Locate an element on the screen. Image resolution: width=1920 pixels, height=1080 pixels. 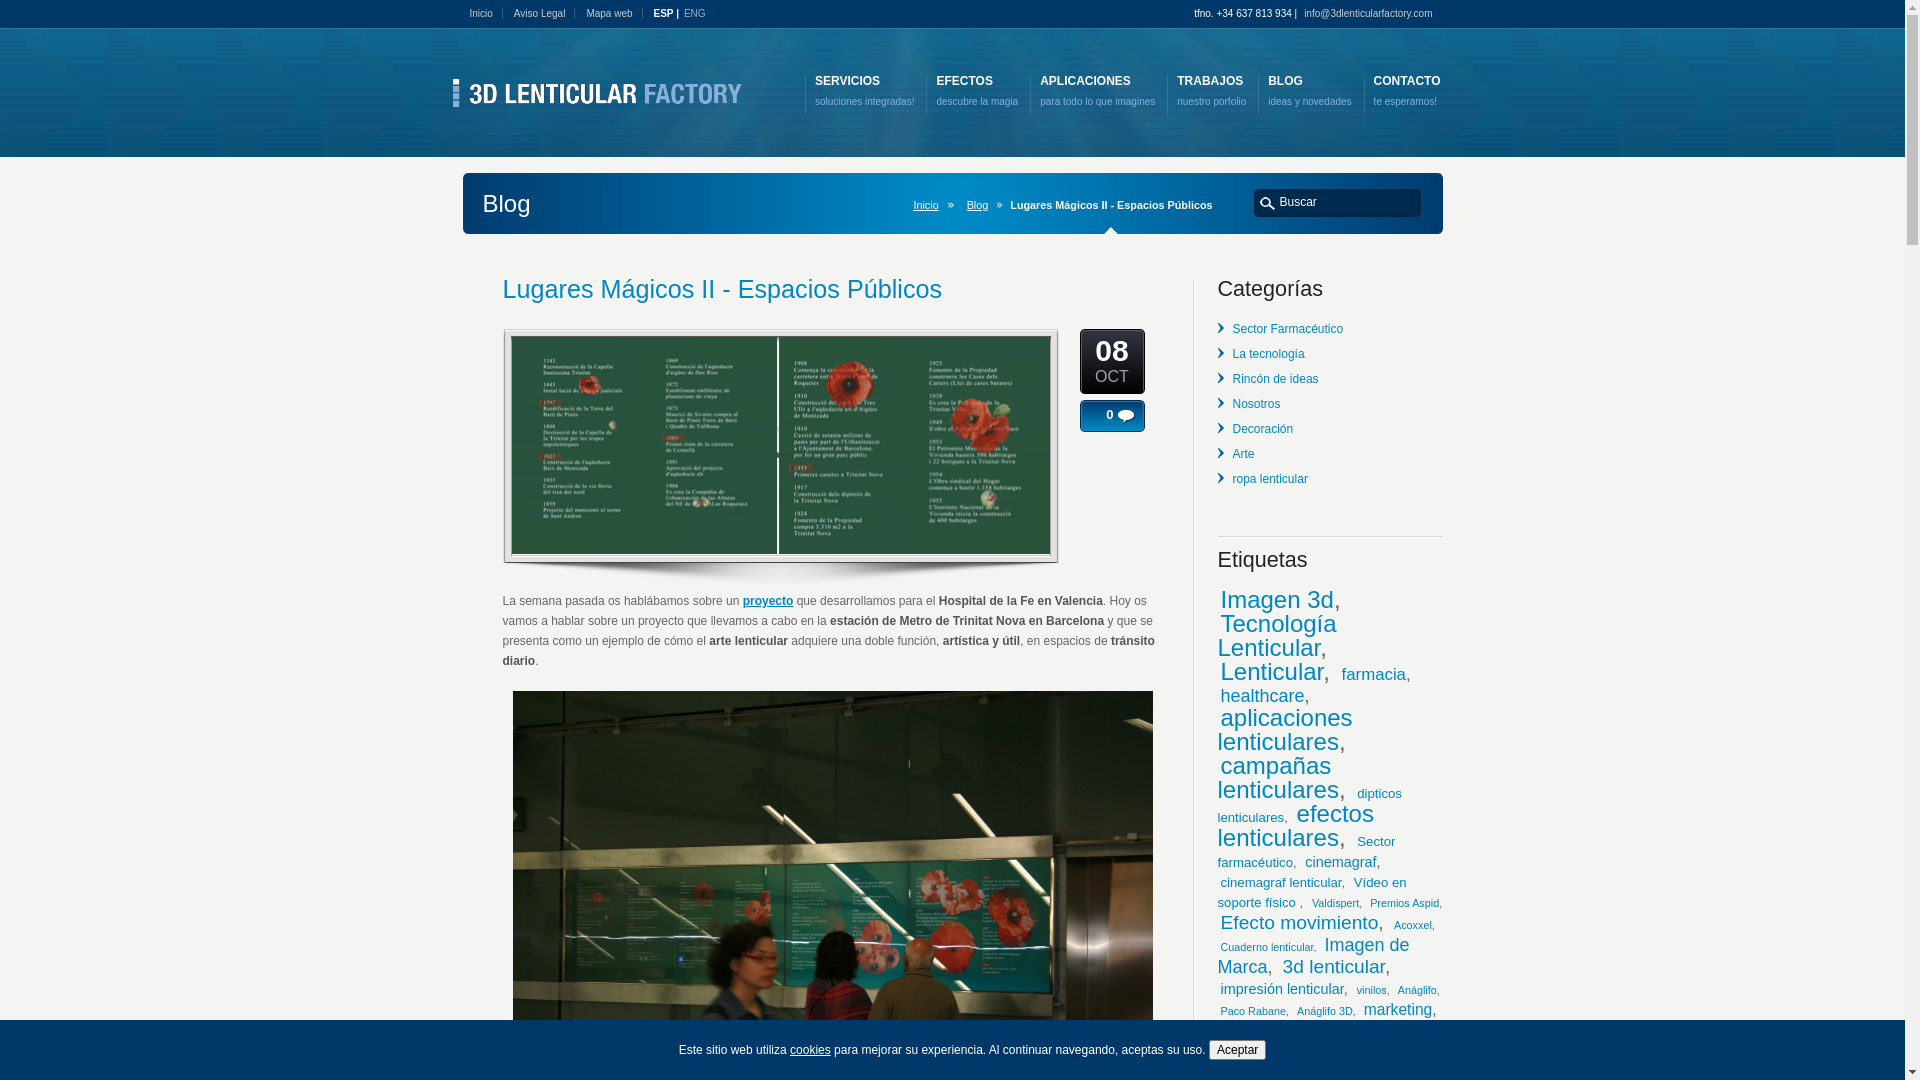
'search' is located at coordinates (1266, 202).